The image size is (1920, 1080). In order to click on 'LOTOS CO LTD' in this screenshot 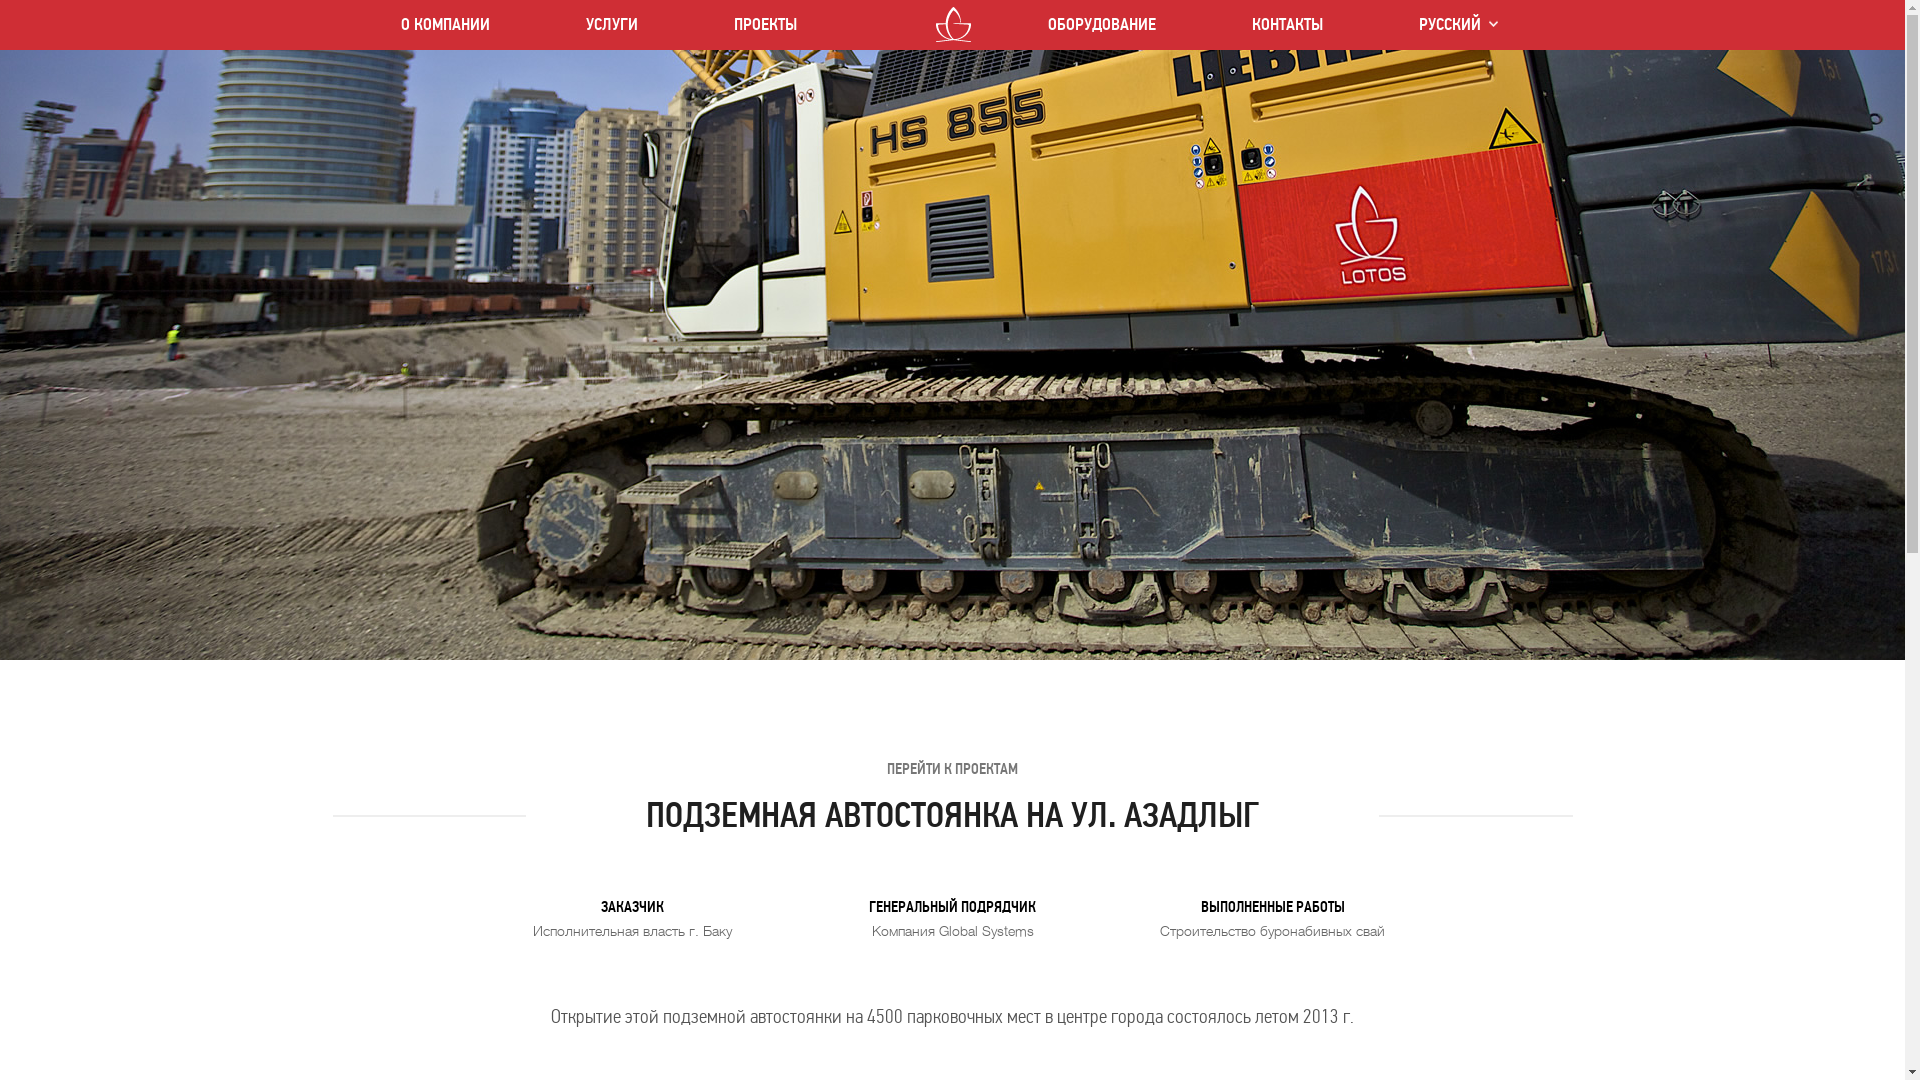, I will do `click(952, 24)`.